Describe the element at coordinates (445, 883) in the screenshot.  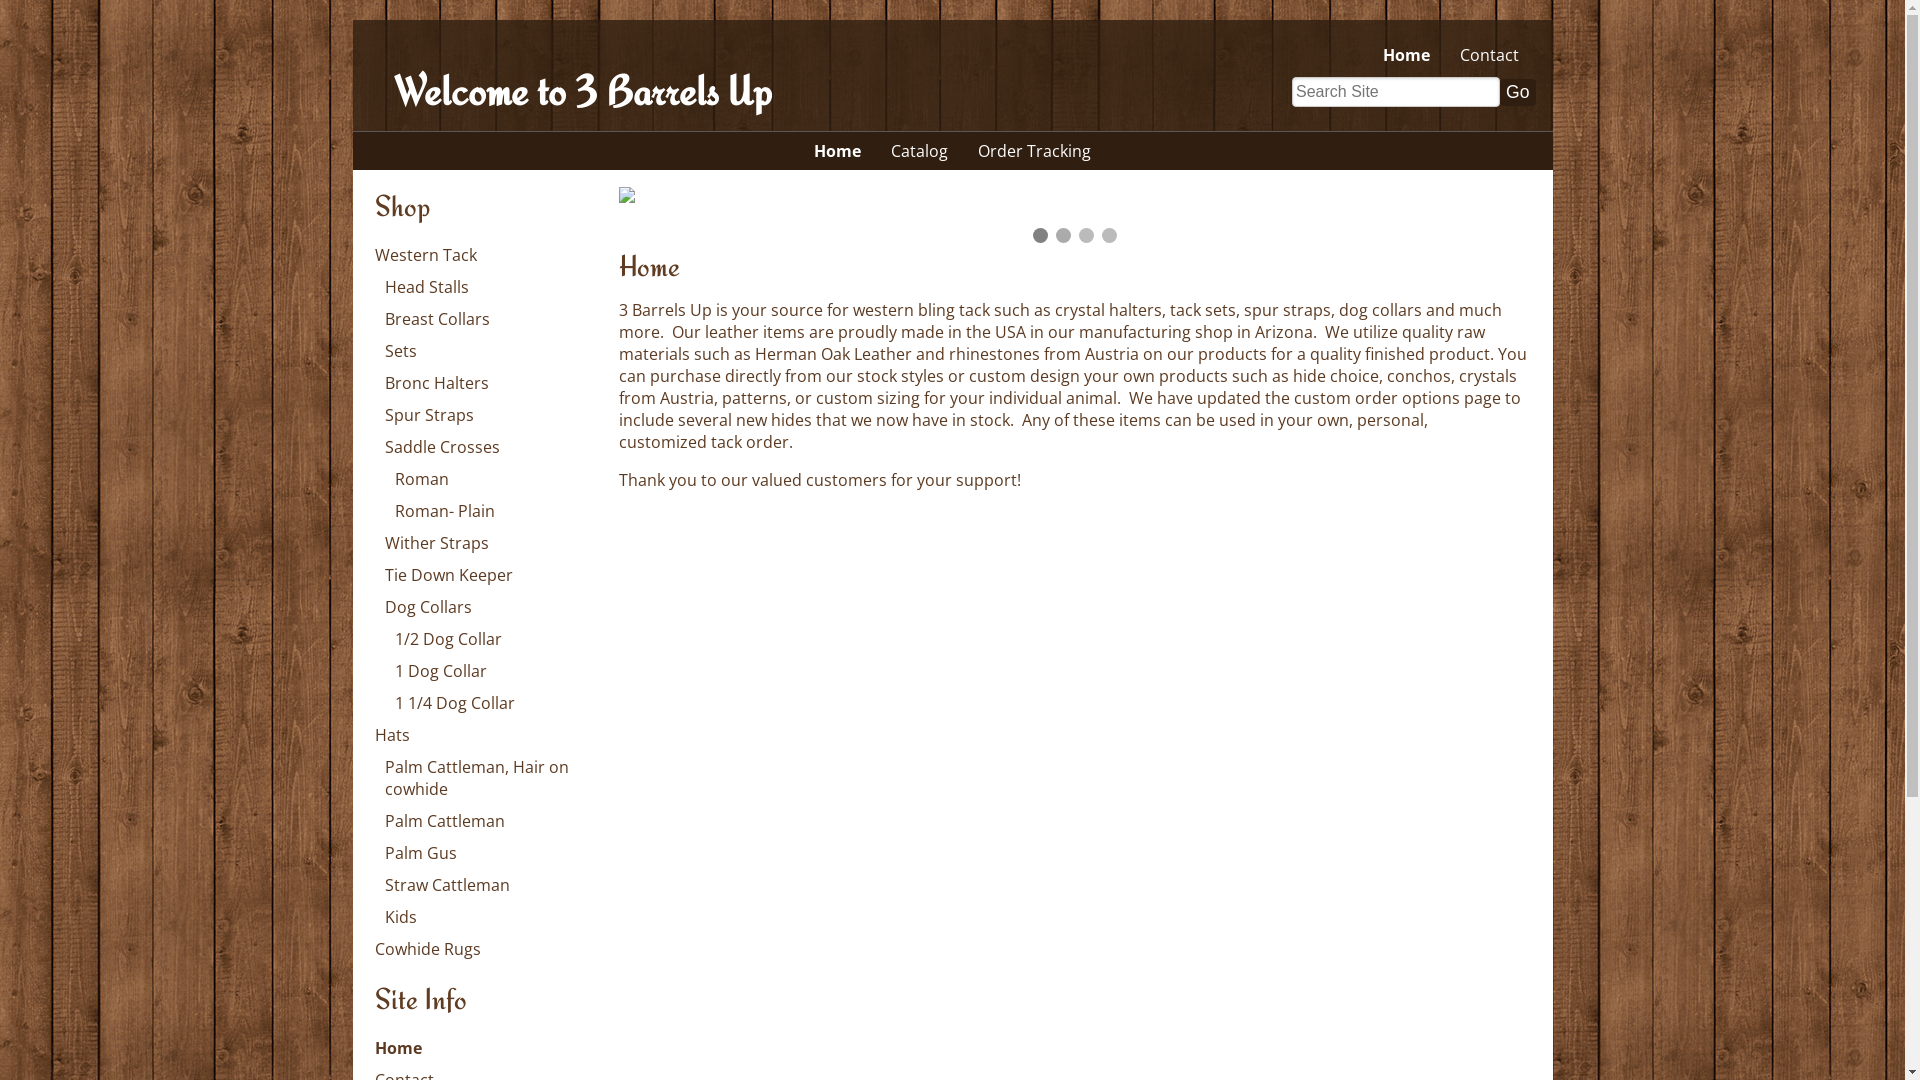
I see `'Straw Cattleman'` at that location.